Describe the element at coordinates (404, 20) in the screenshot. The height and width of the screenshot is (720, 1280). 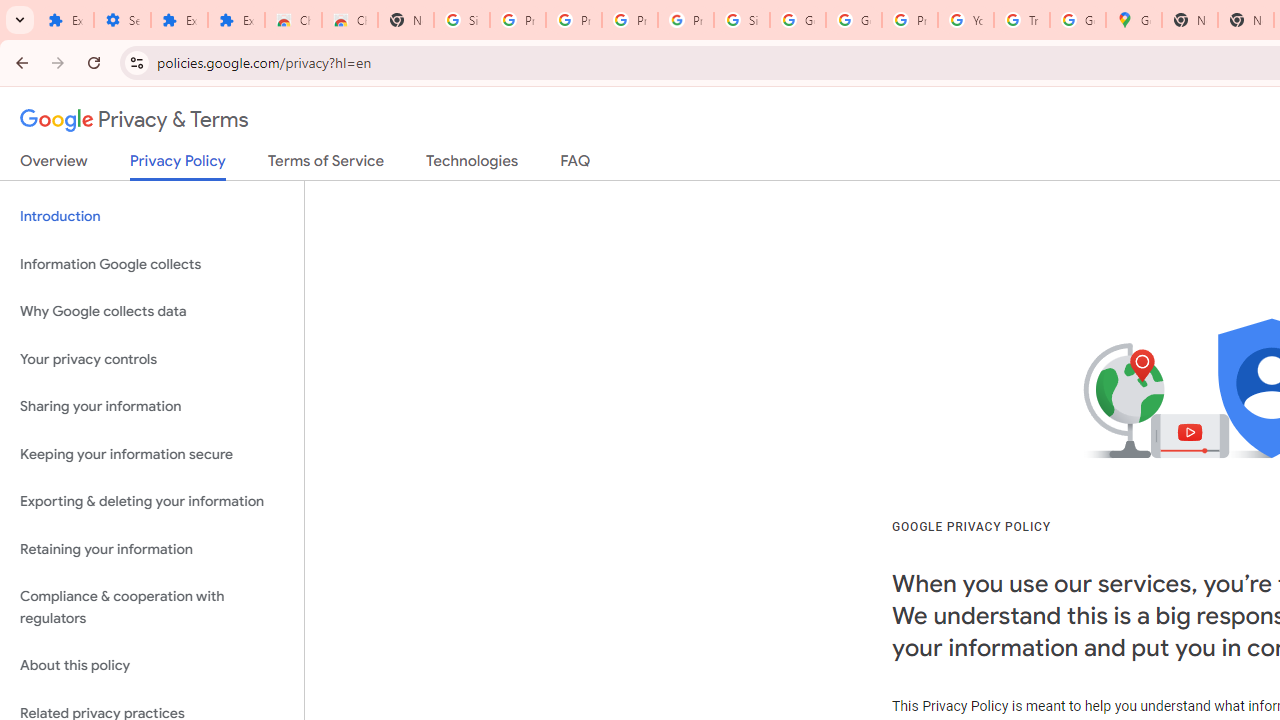
I see `'New Tab'` at that location.